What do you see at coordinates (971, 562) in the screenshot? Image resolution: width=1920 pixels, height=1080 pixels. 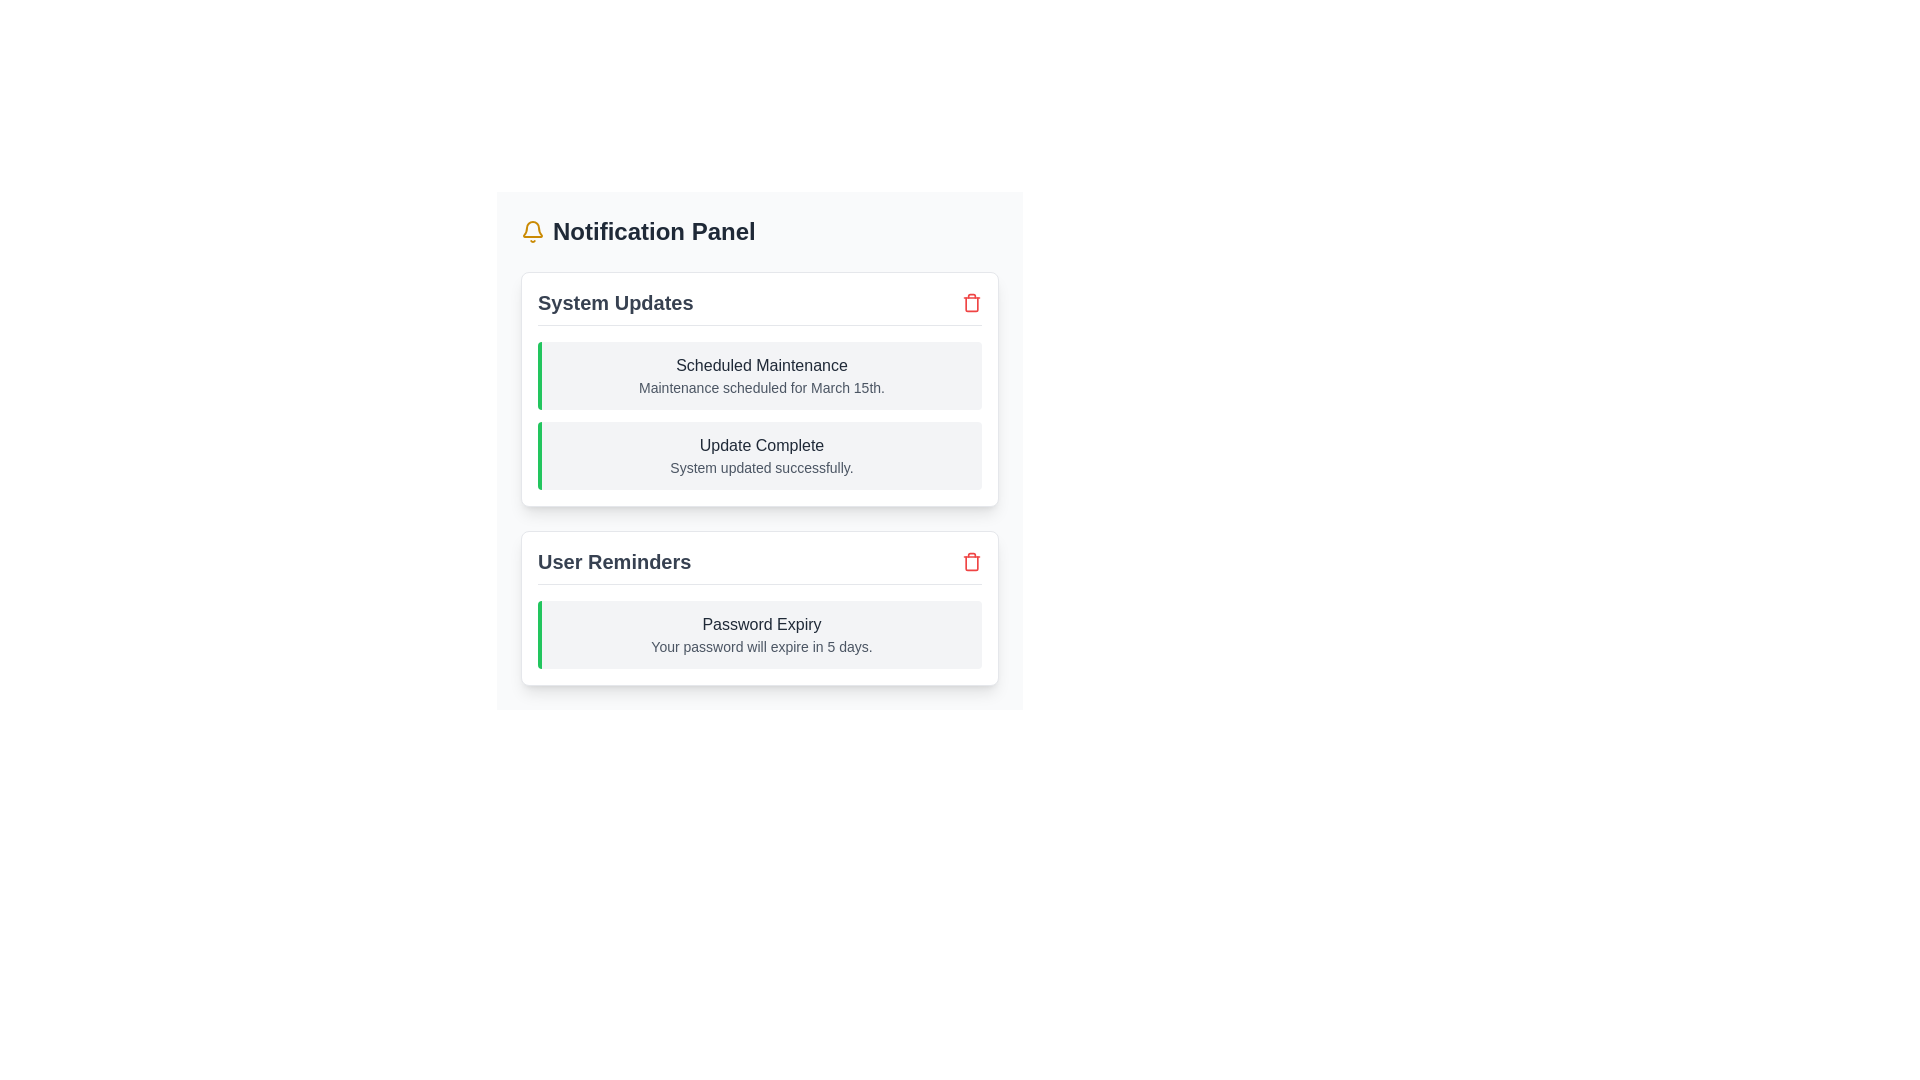 I see `the delete icon for the User Reminders notification category` at bounding box center [971, 562].